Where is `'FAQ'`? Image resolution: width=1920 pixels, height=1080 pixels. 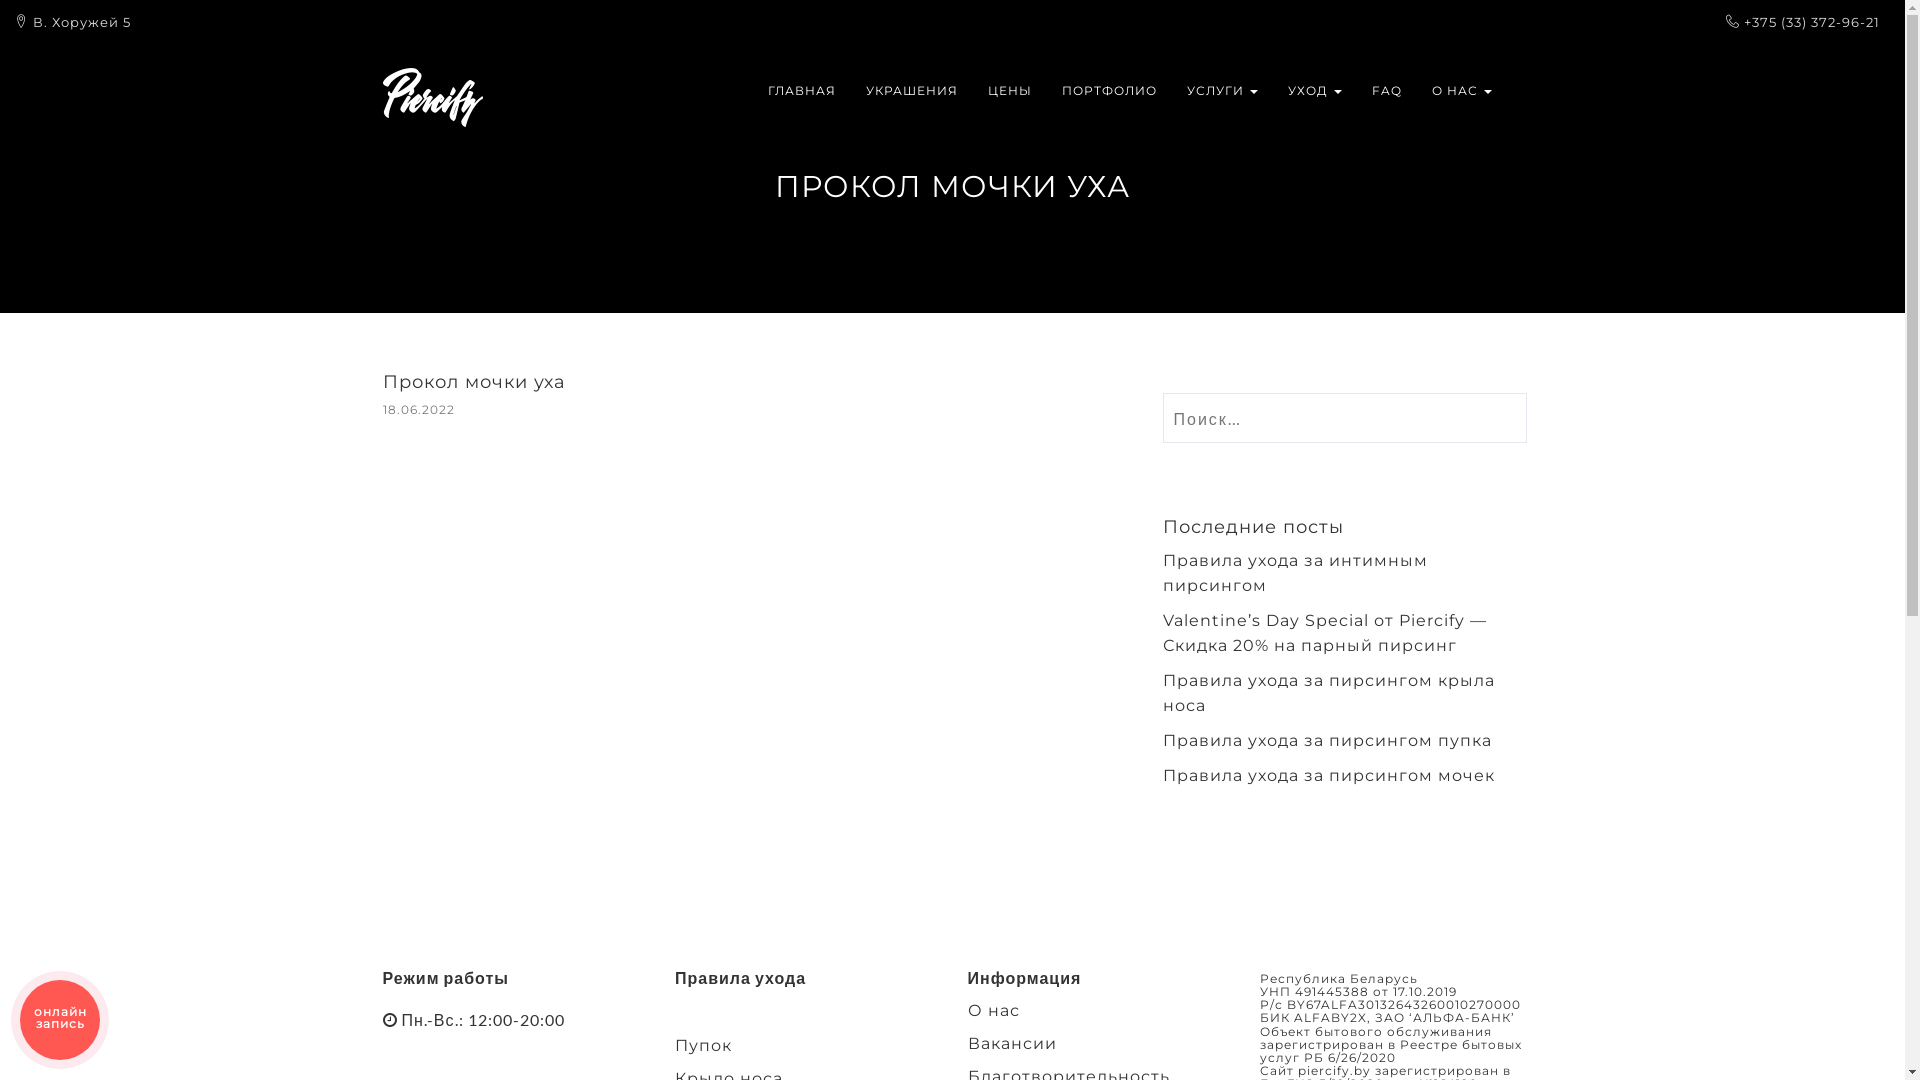
'FAQ' is located at coordinates (1356, 91).